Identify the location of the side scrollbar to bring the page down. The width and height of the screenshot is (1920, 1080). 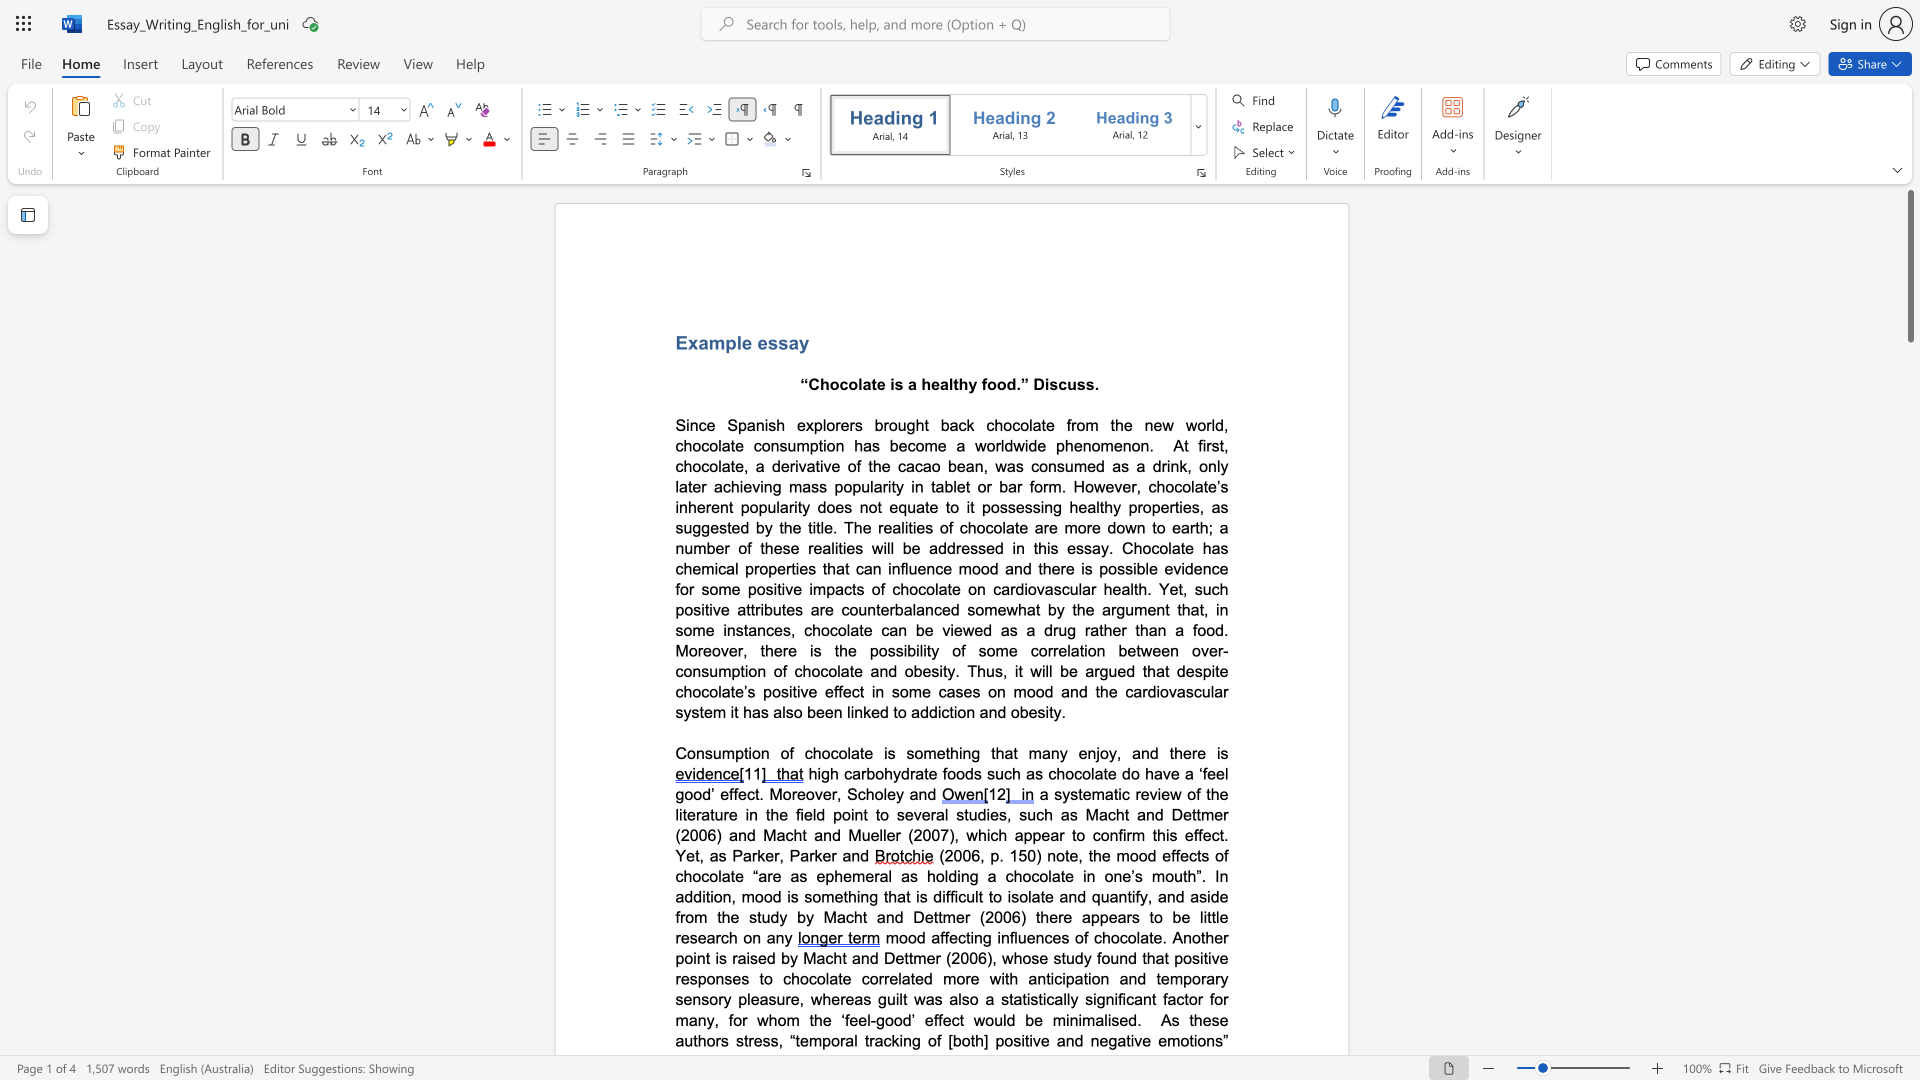
(1909, 659).